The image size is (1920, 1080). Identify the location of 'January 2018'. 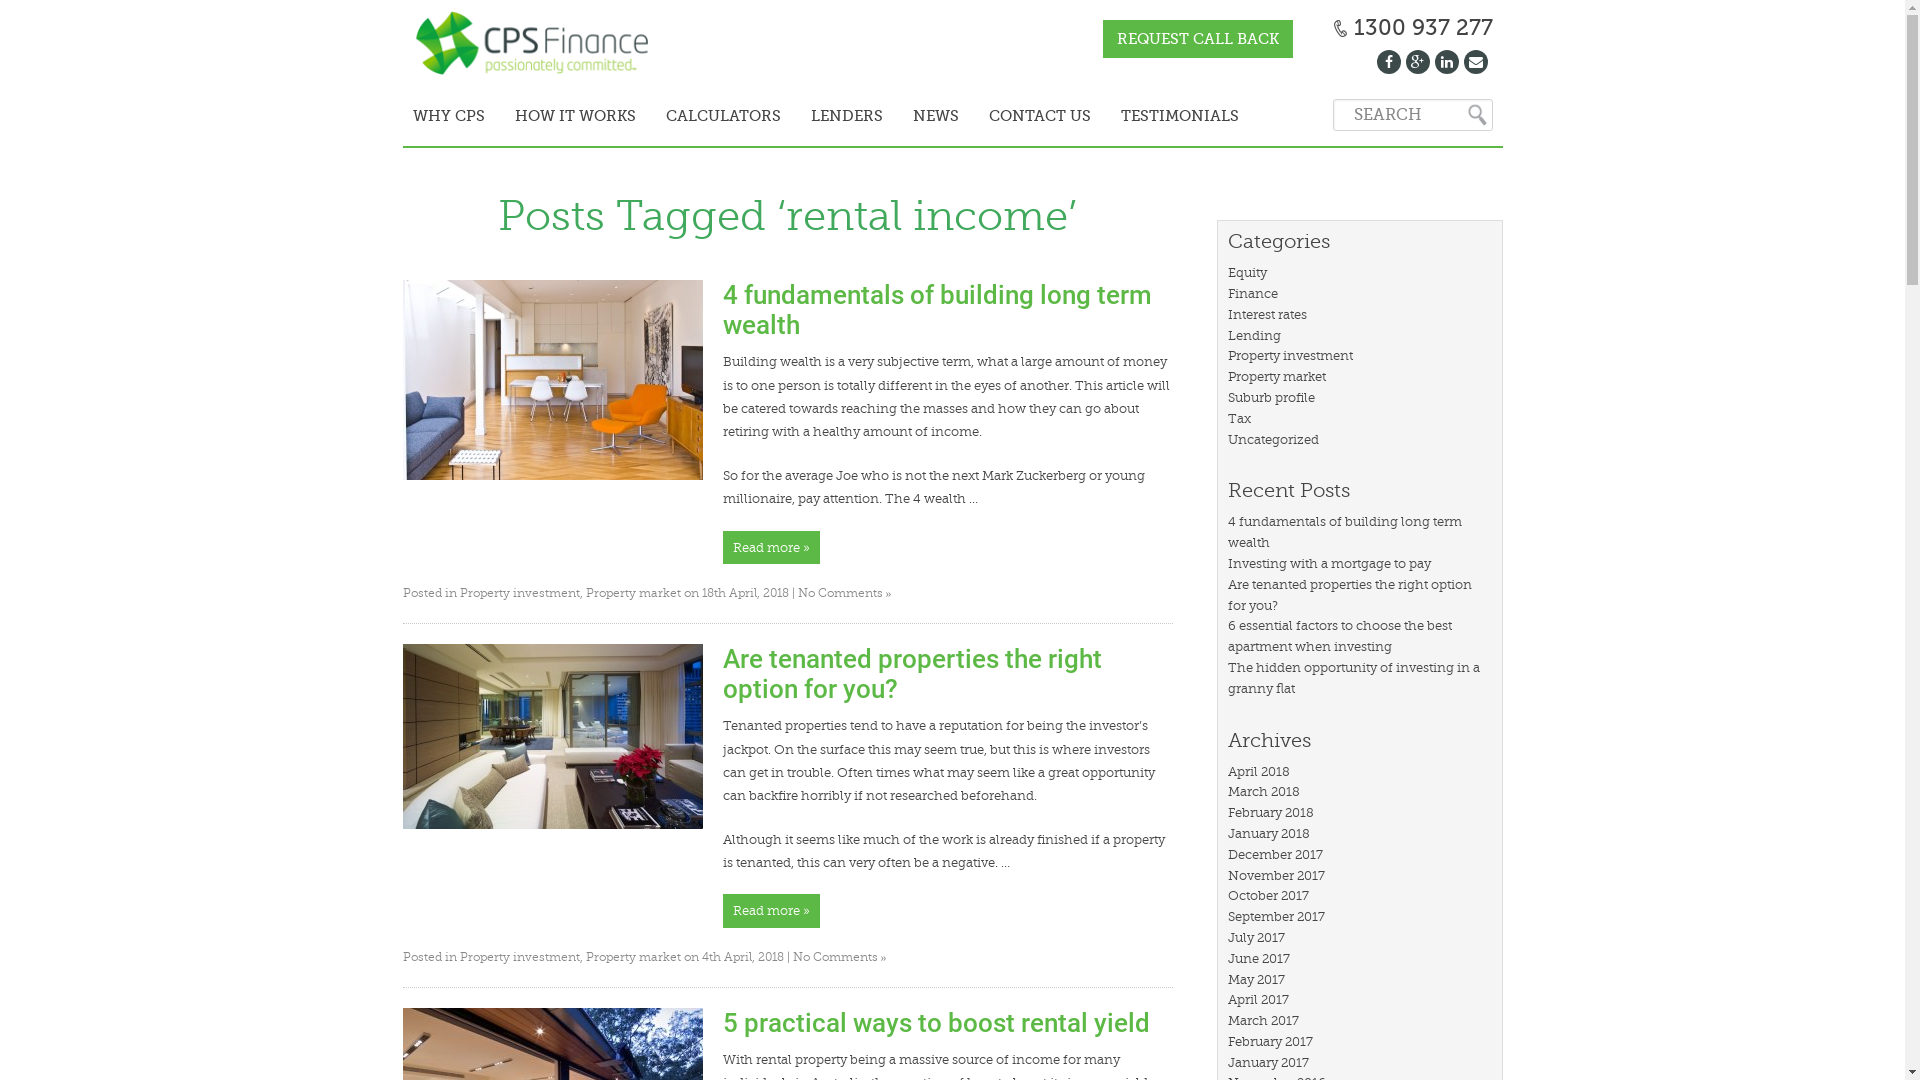
(1227, 833).